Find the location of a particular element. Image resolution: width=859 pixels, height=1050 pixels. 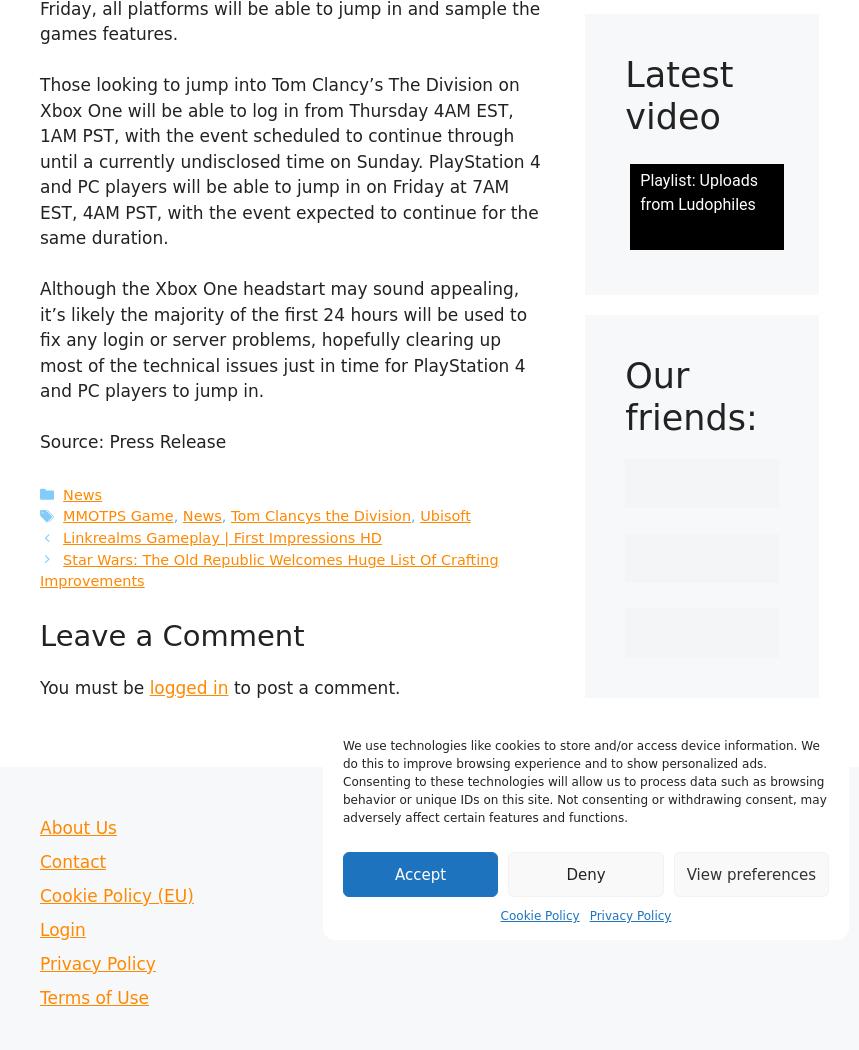

'Latest video' is located at coordinates (624, 95).